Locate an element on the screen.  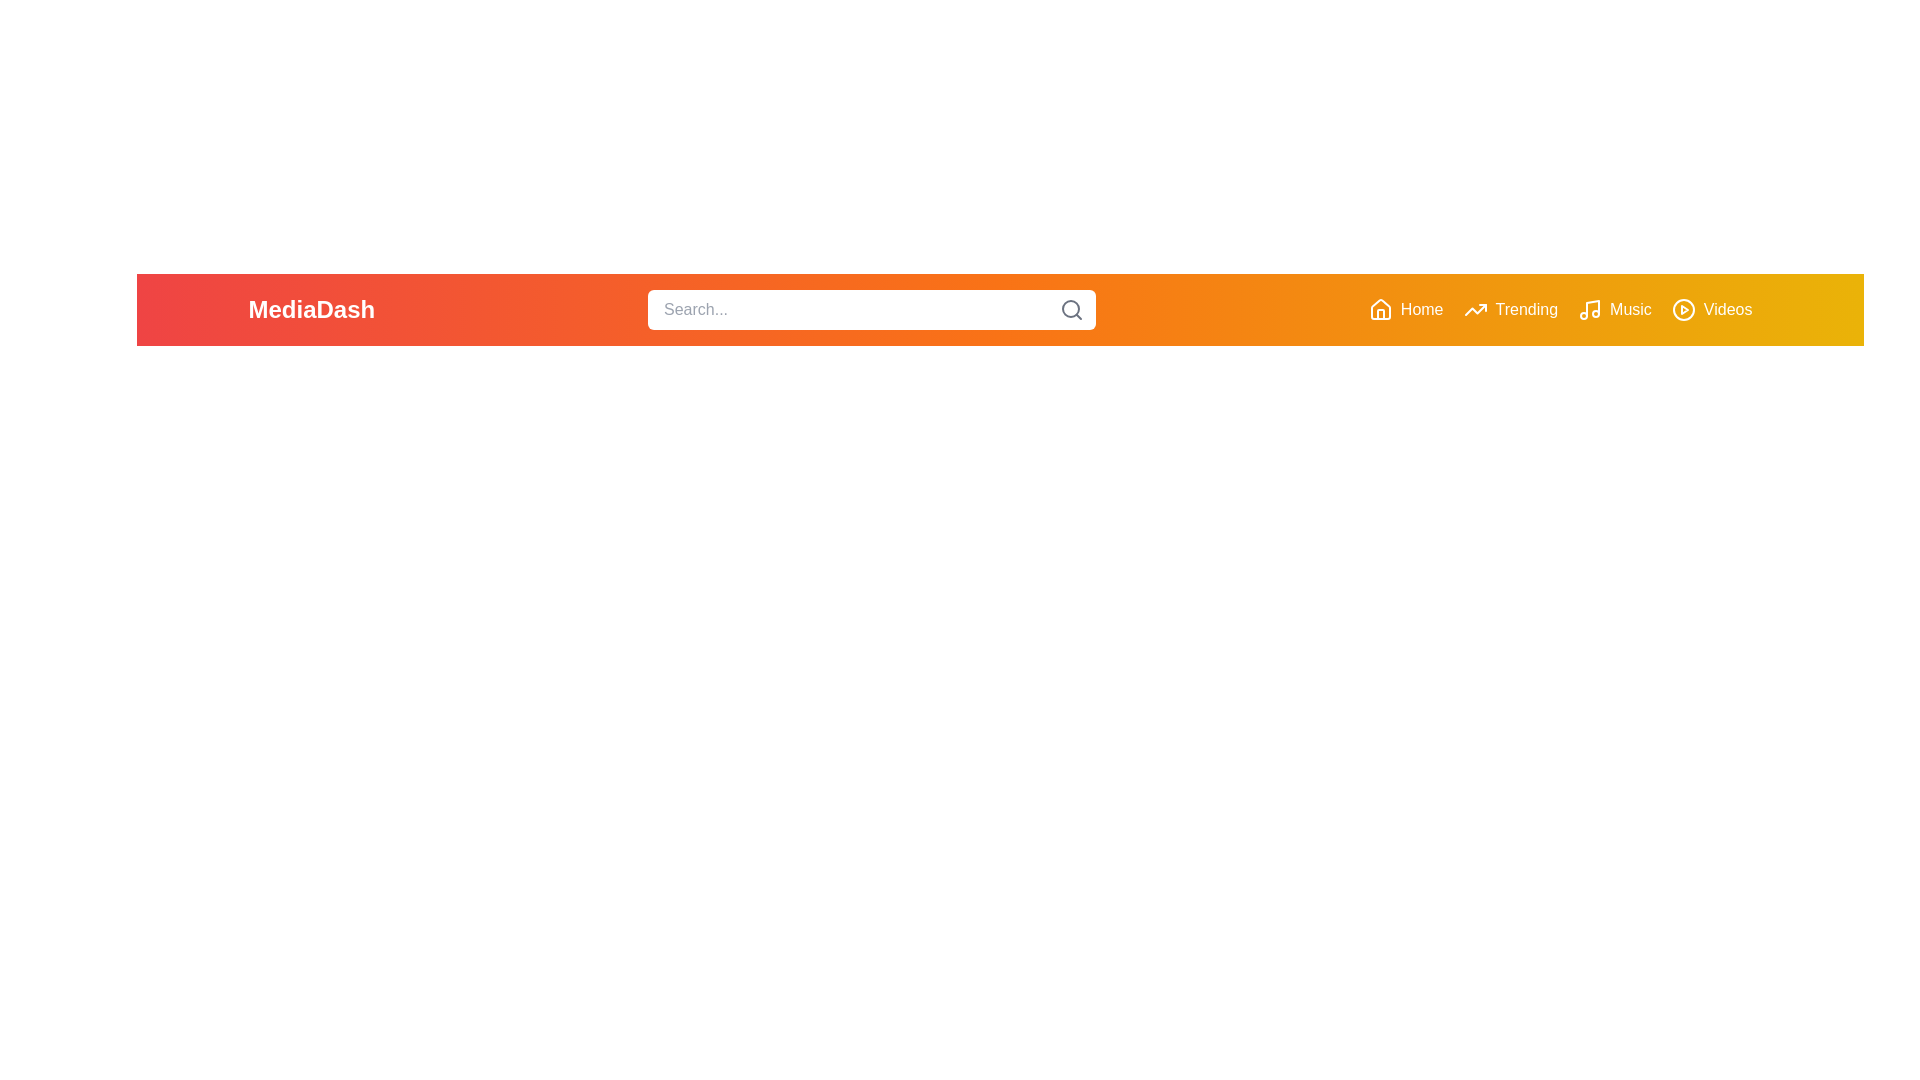
the interactive element Trending Button is located at coordinates (1510, 309).